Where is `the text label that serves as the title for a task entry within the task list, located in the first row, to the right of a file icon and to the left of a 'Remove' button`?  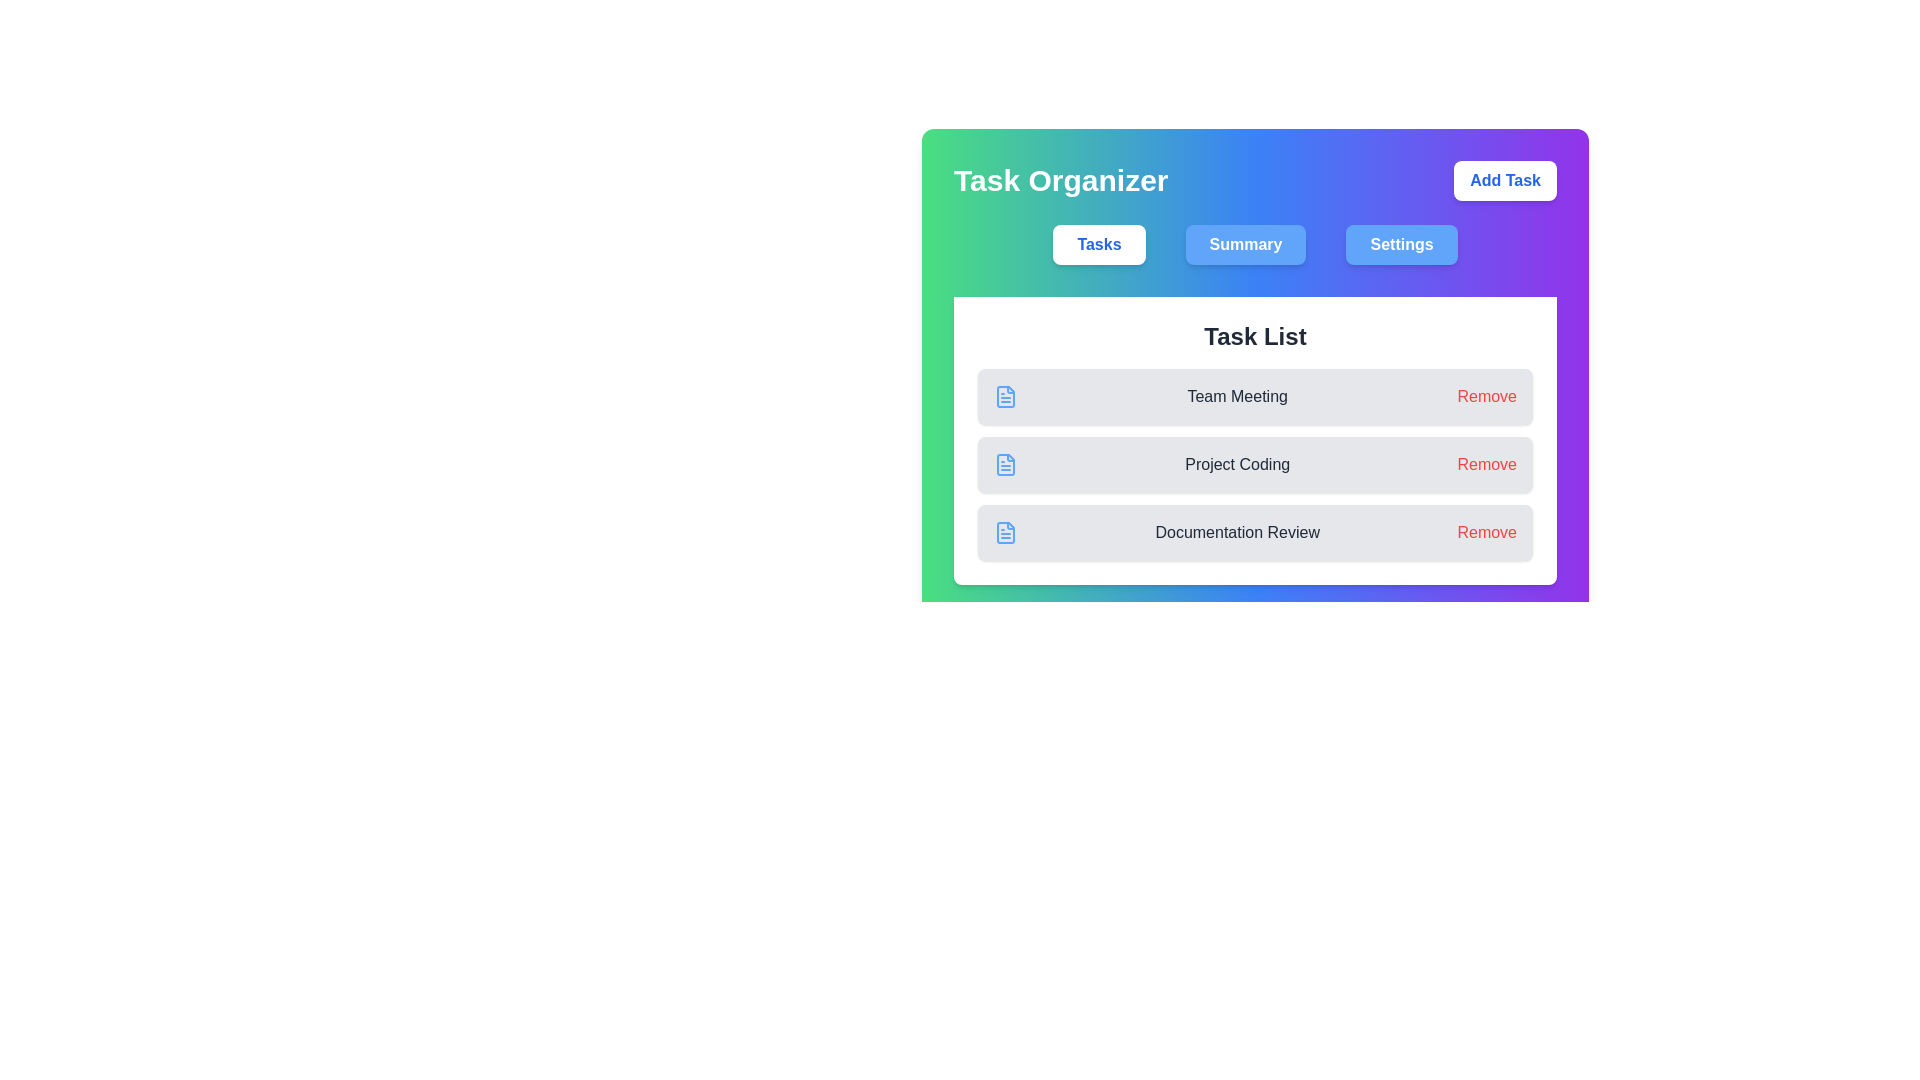
the text label that serves as the title for a task entry within the task list, located in the first row, to the right of a file icon and to the left of a 'Remove' button is located at coordinates (1236, 397).